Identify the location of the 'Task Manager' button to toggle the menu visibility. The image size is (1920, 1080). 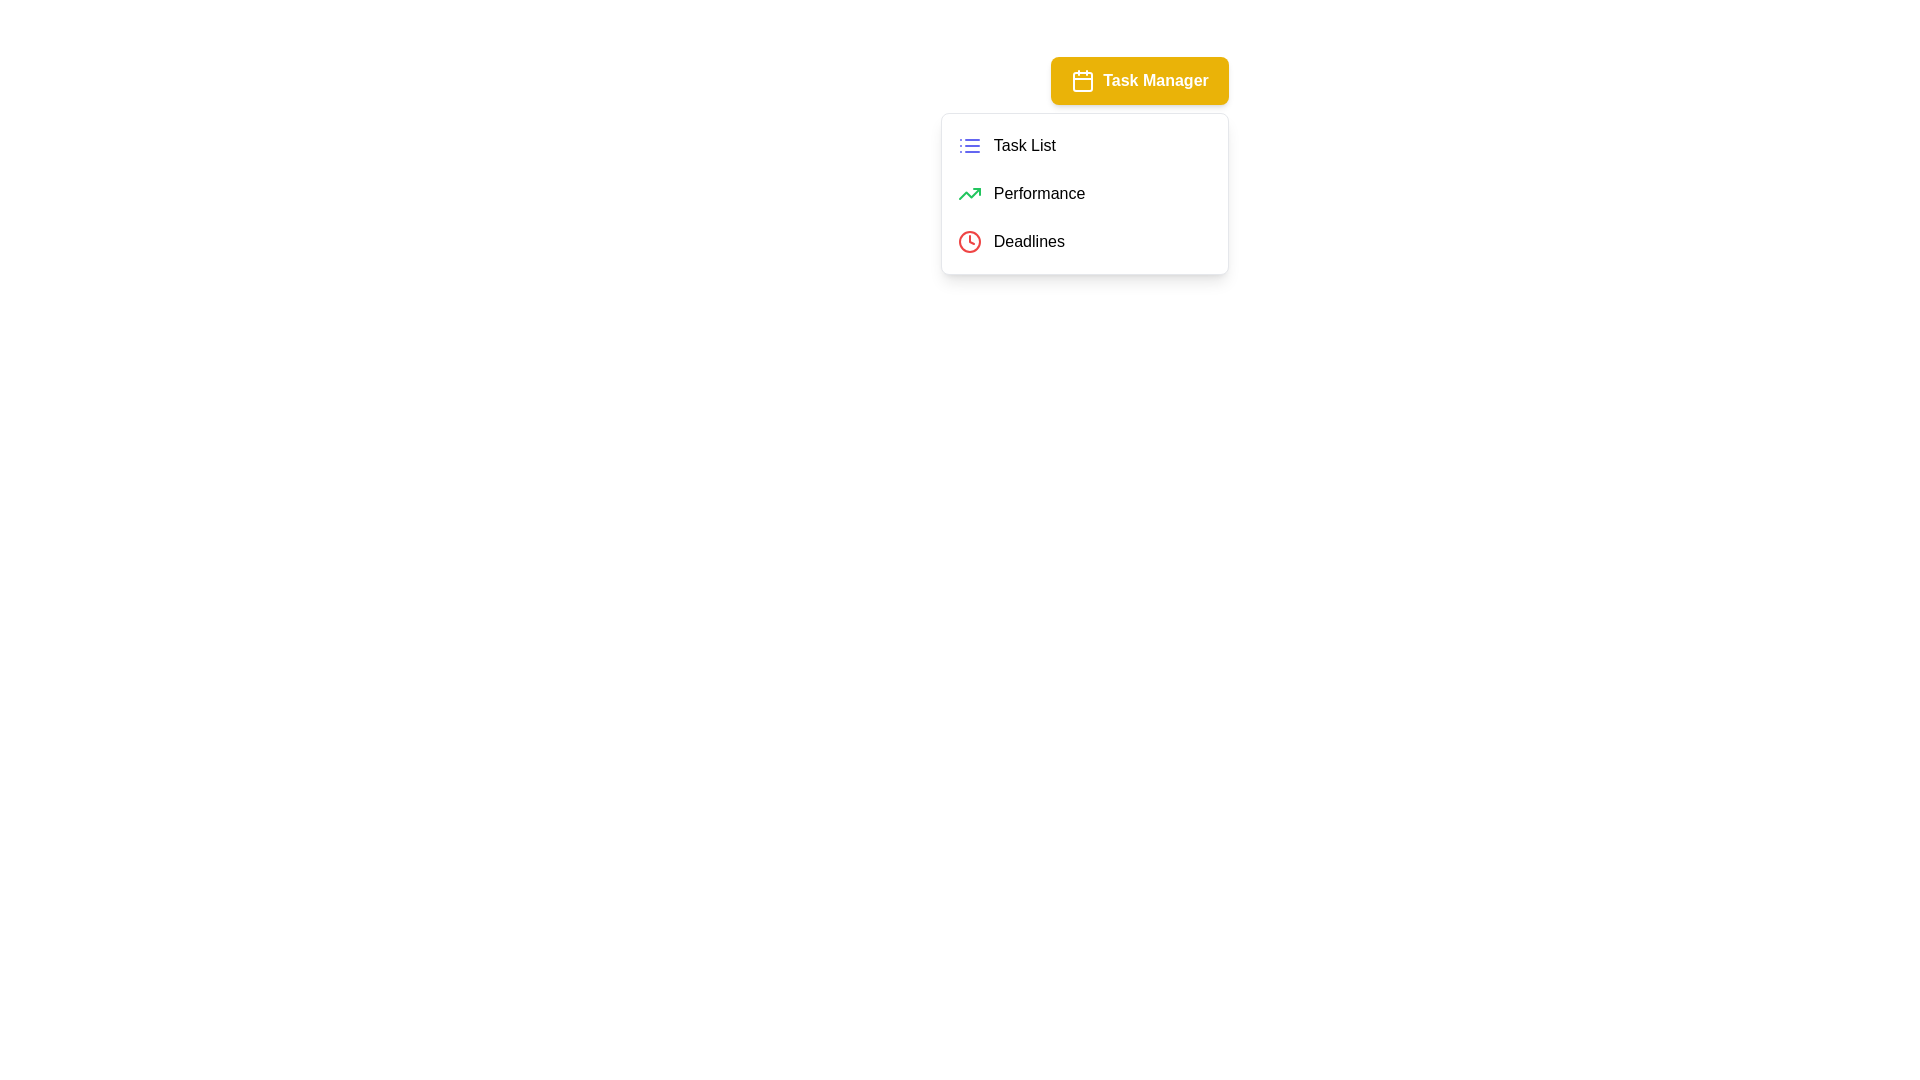
(1140, 80).